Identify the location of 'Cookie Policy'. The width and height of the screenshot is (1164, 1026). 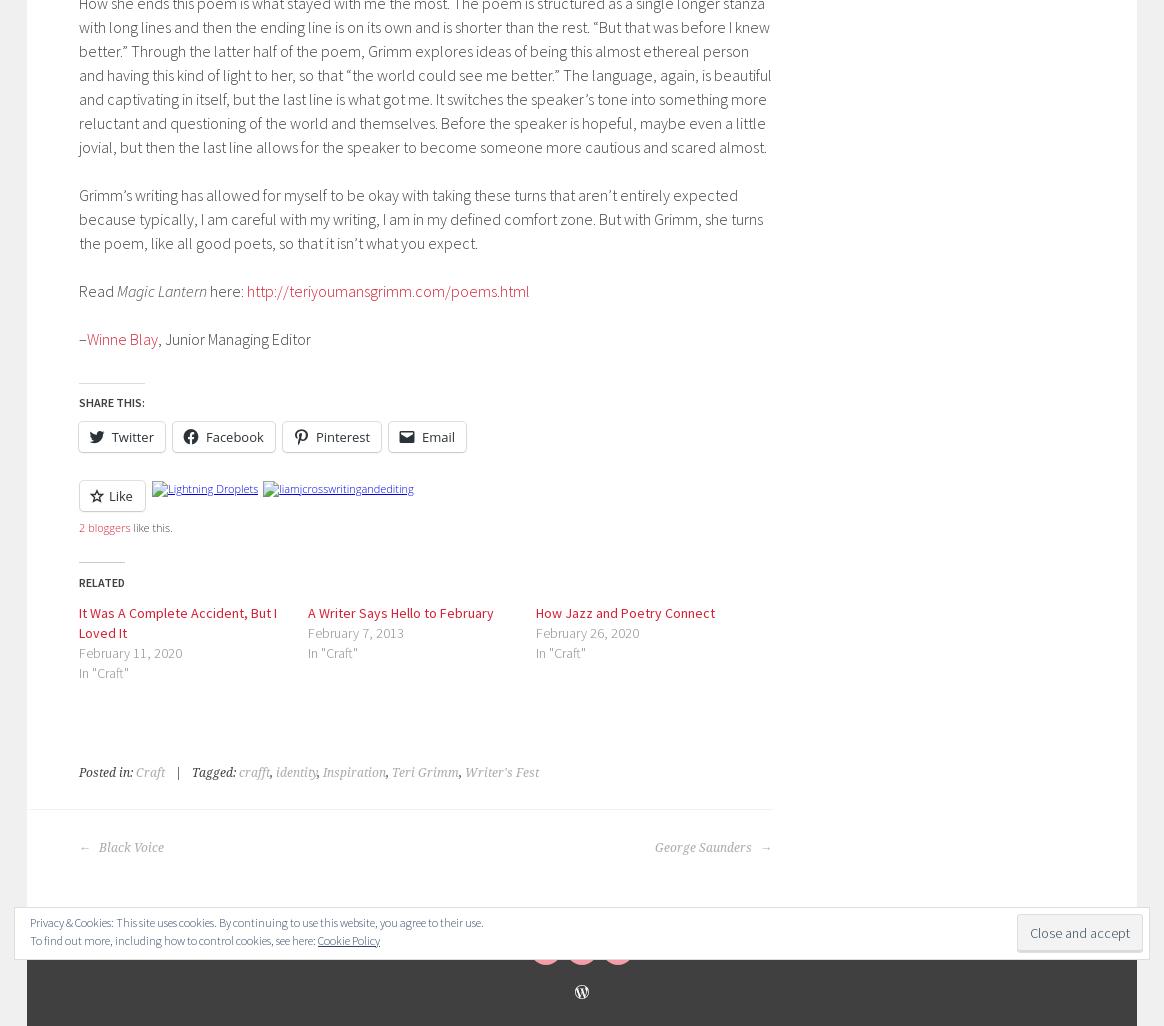
(347, 940).